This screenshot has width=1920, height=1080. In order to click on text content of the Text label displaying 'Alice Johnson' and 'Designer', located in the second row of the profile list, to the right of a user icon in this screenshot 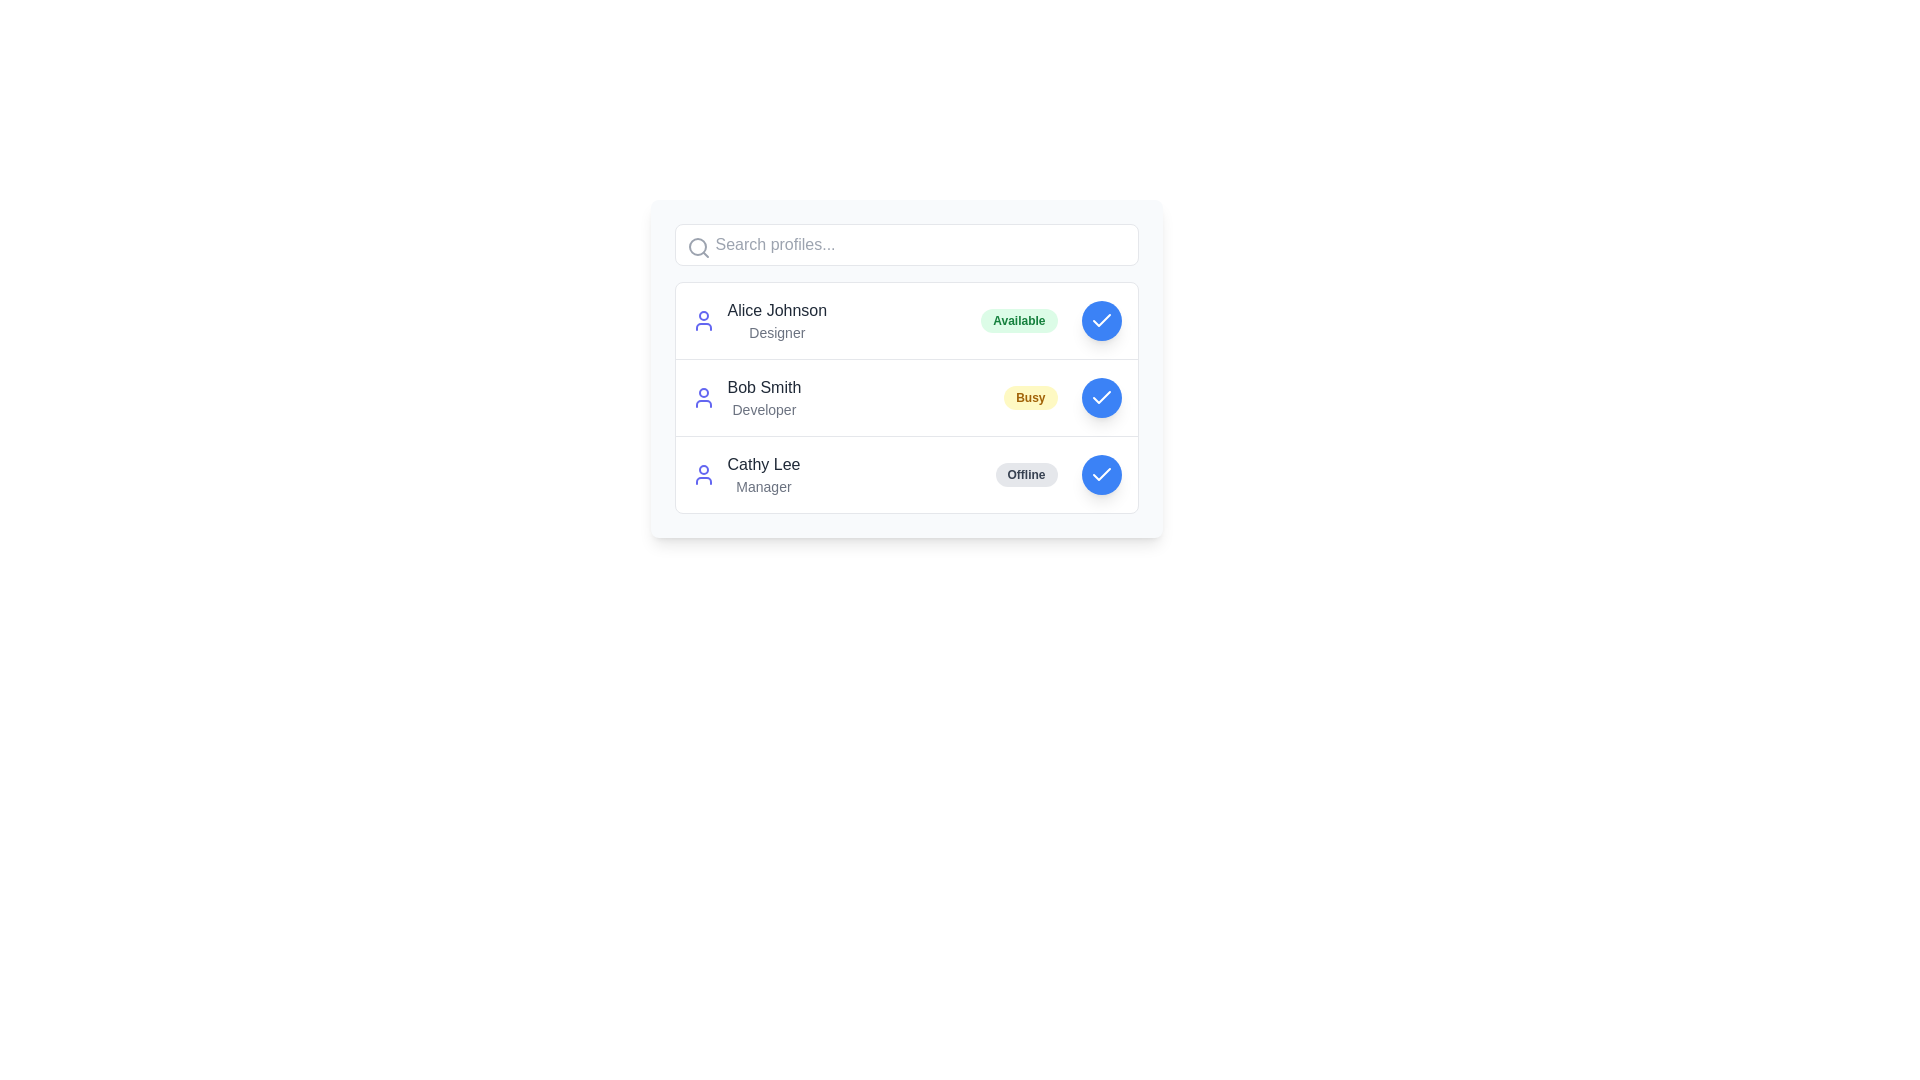, I will do `click(776, 319)`.